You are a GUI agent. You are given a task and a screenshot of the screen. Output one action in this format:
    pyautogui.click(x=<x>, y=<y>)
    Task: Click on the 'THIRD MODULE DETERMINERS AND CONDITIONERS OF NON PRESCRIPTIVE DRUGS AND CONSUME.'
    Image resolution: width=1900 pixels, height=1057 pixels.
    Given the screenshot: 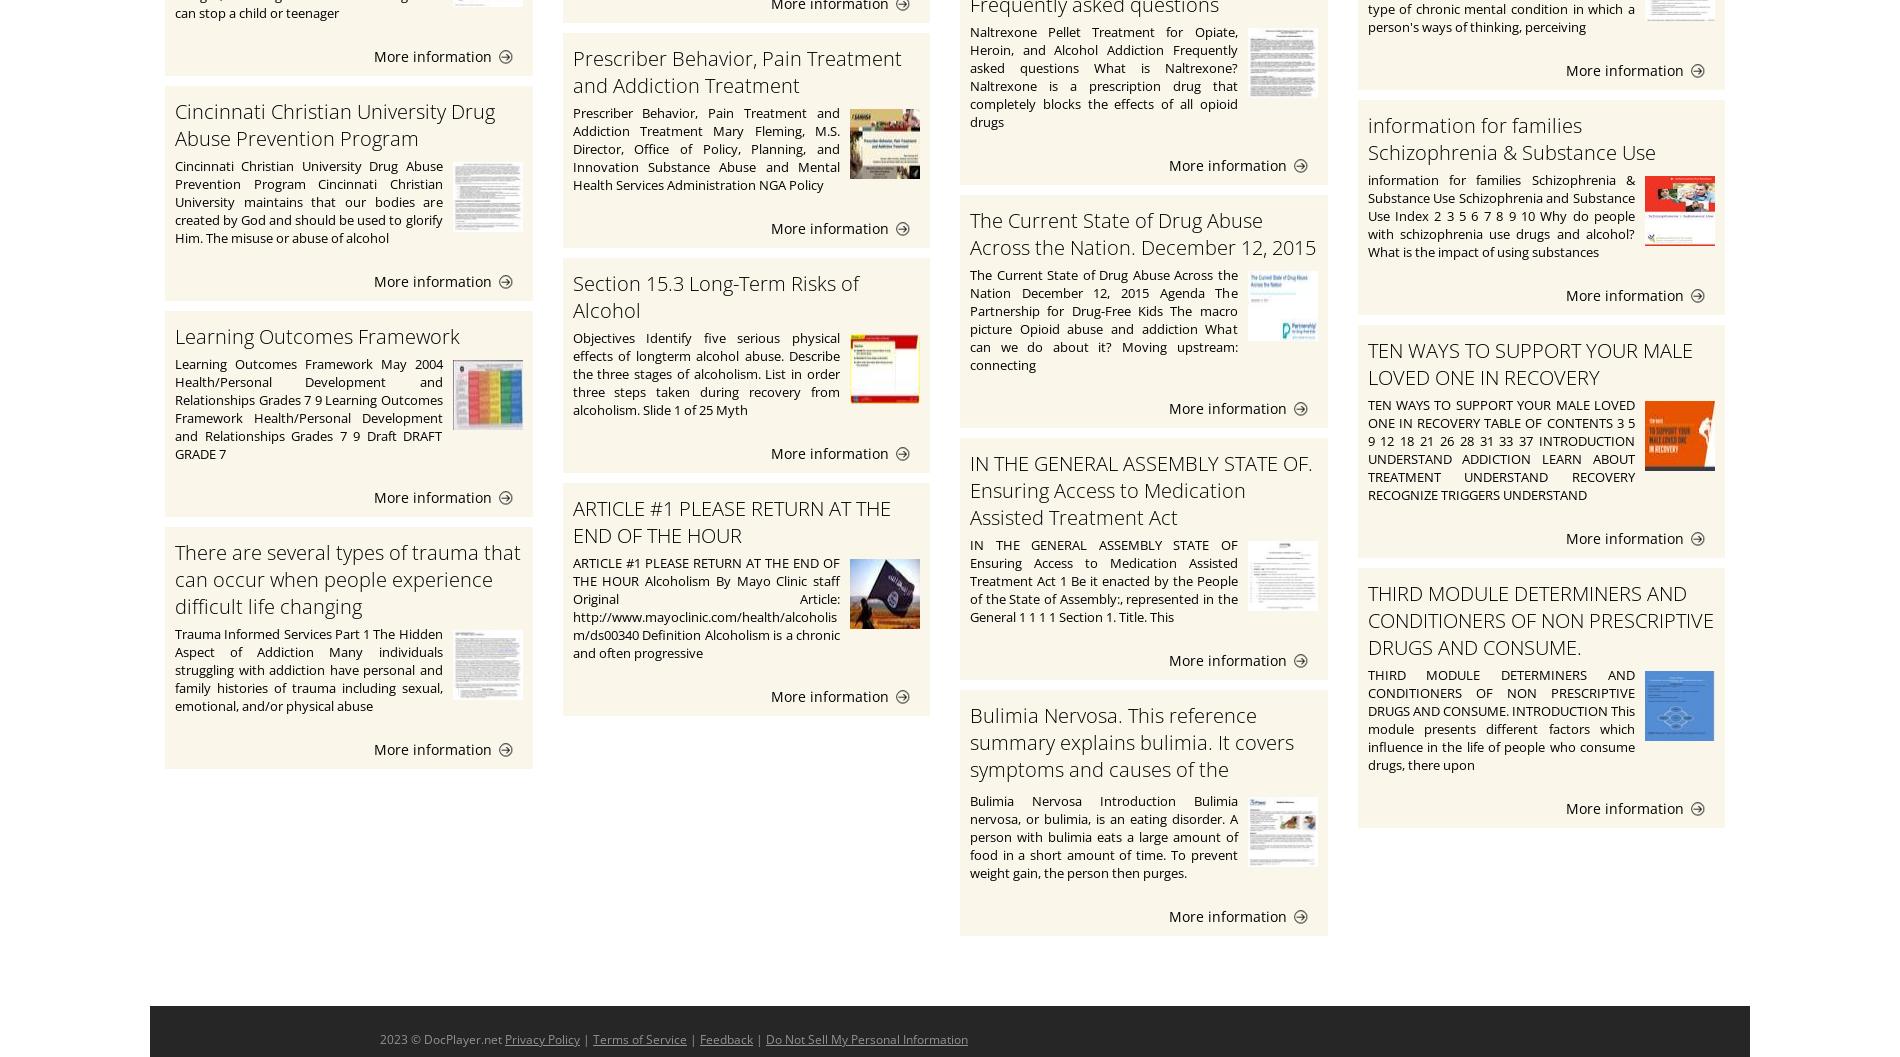 What is the action you would take?
    pyautogui.click(x=1366, y=619)
    